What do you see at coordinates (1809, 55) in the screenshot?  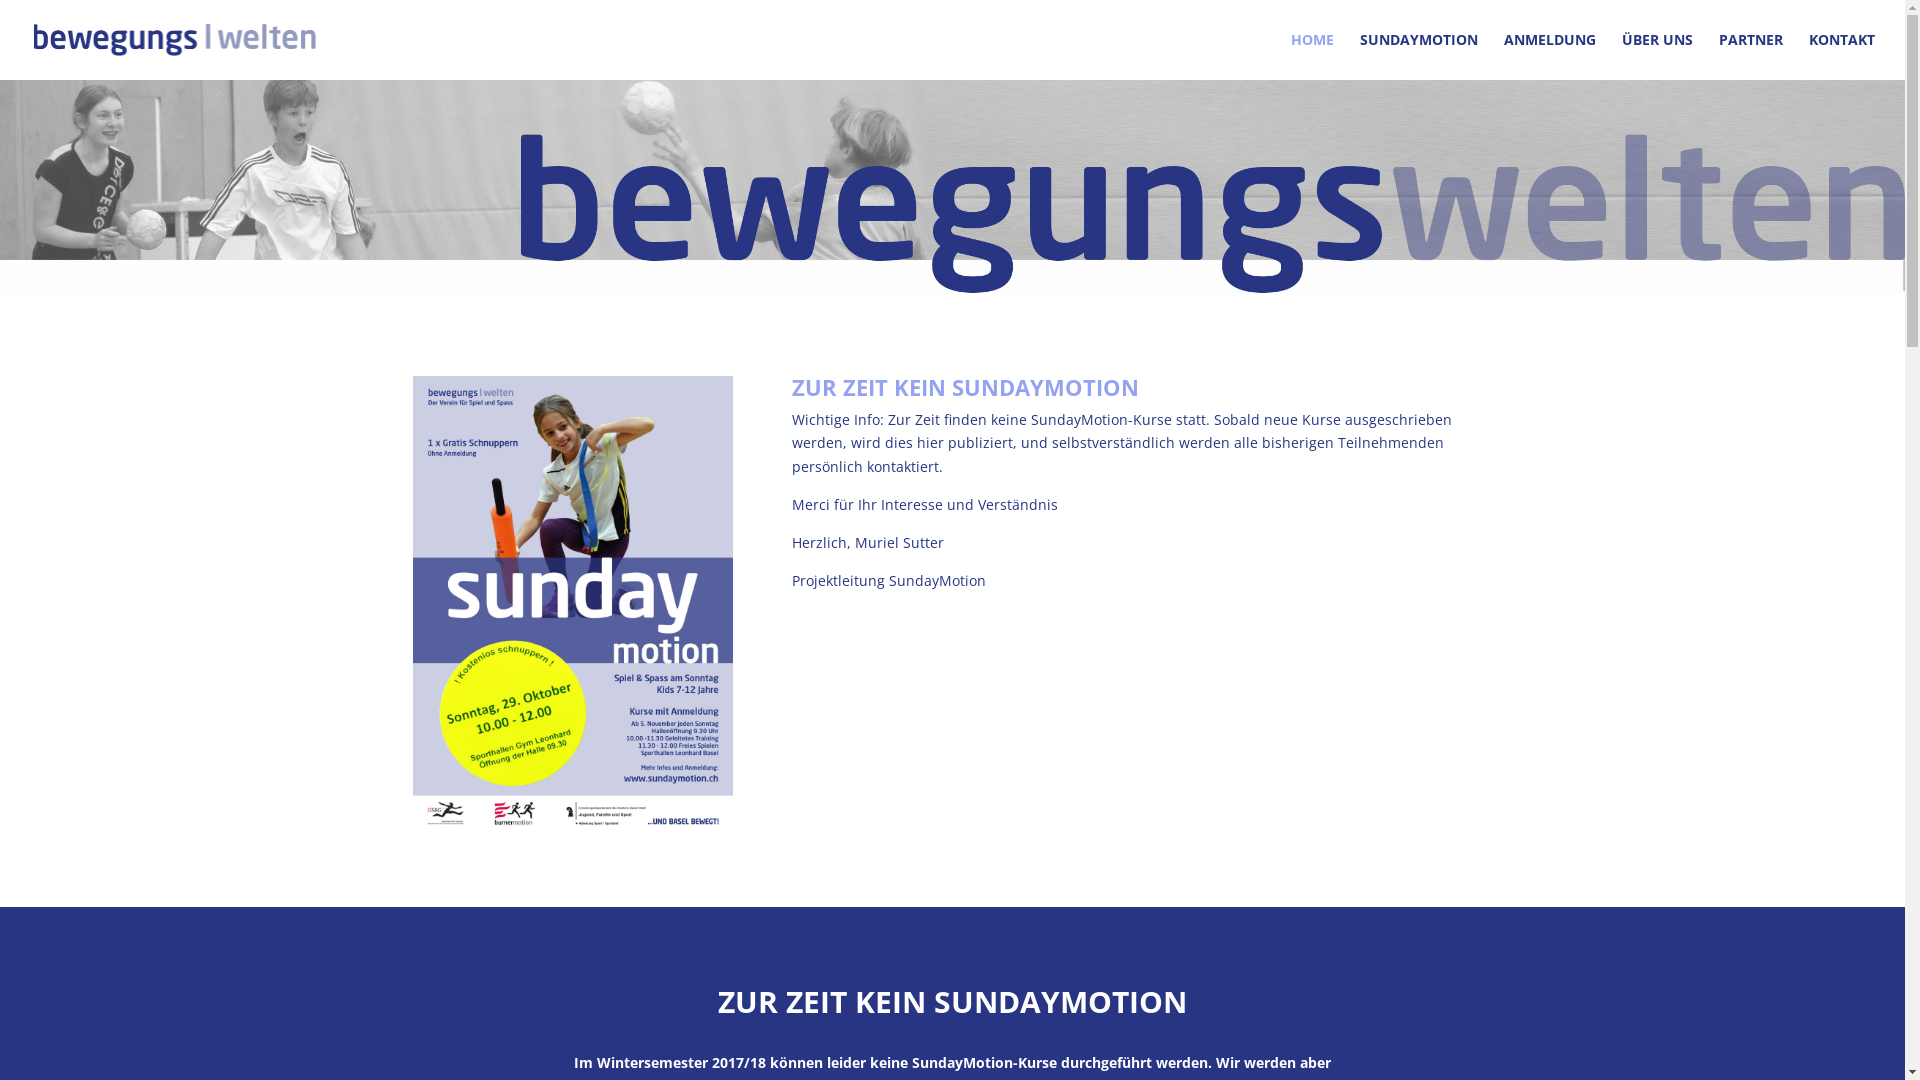 I see `'KONTAKT'` at bounding box center [1809, 55].